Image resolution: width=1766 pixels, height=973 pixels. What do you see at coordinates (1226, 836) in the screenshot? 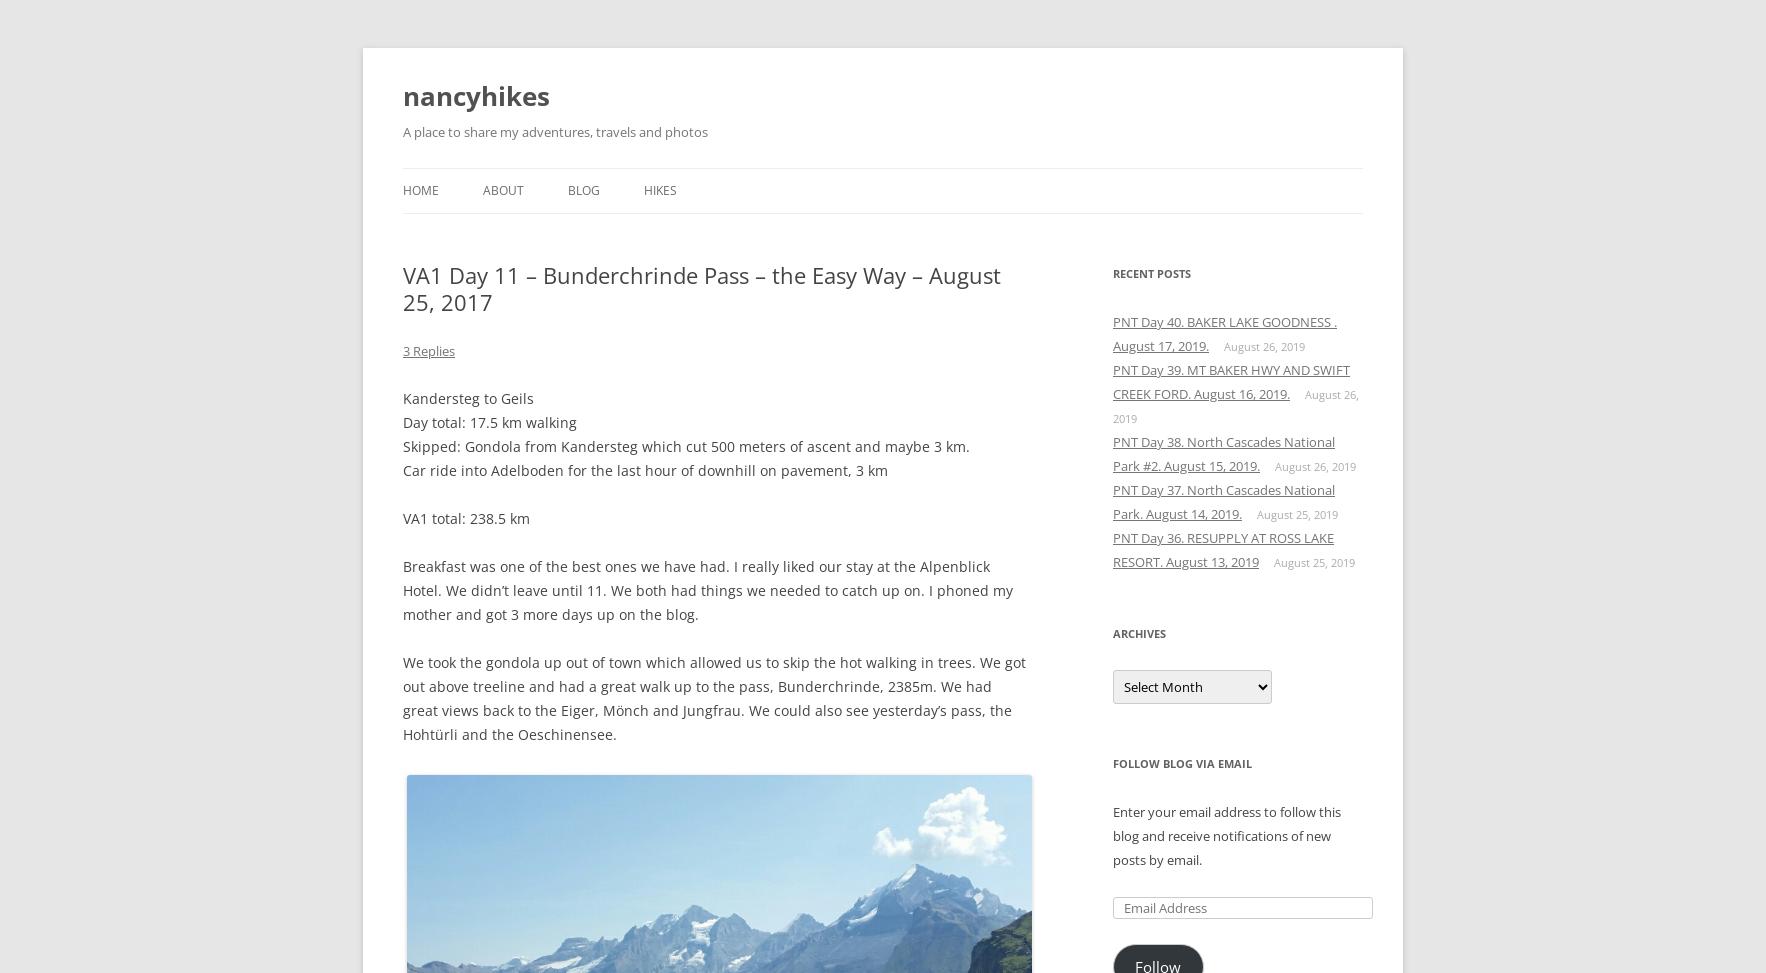
I see `'Enter your email address to follow this blog and receive notifications of new posts by email.'` at bounding box center [1226, 836].